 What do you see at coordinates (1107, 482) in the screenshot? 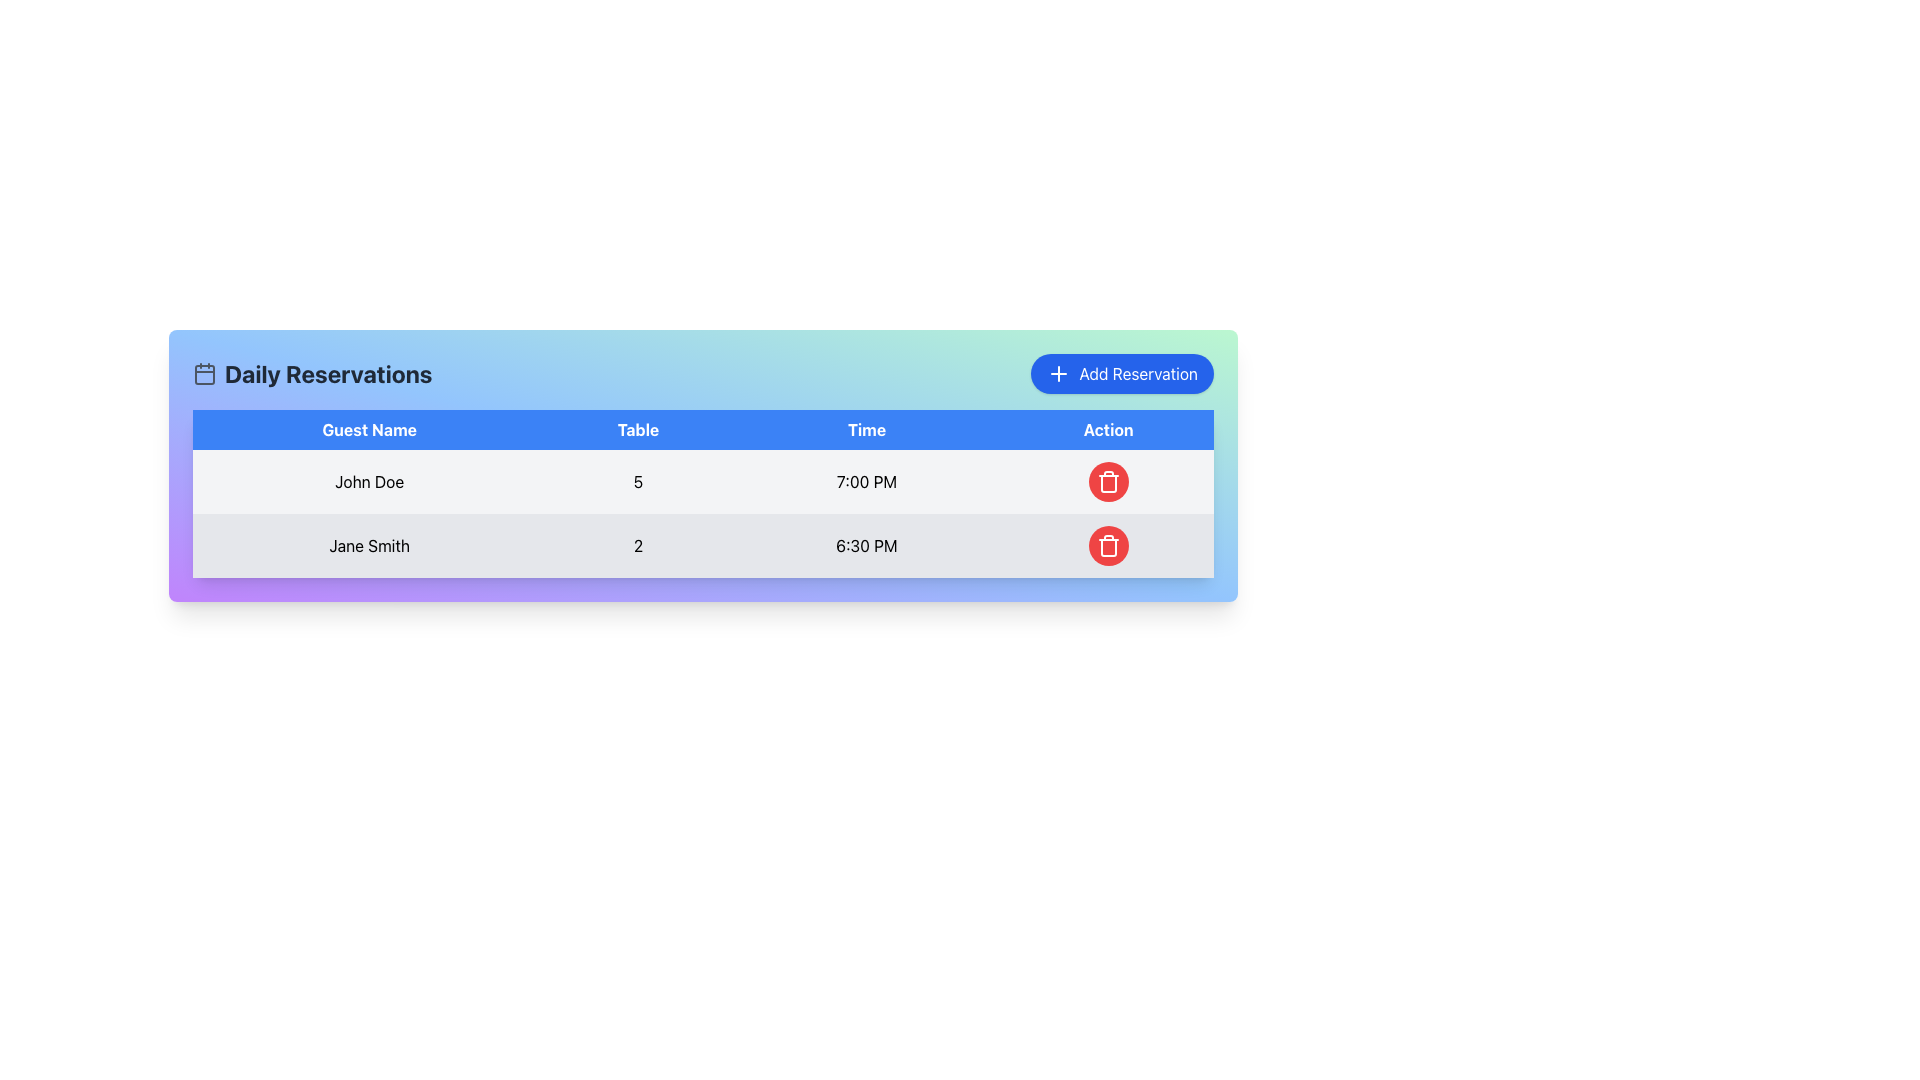
I see `the circular red button with a white trash bin icon in the 'Action' column of the 'Daily Reservations' section, corresponding to the first row for 'John Doe' at Table 5 at 7:00 PM` at bounding box center [1107, 482].